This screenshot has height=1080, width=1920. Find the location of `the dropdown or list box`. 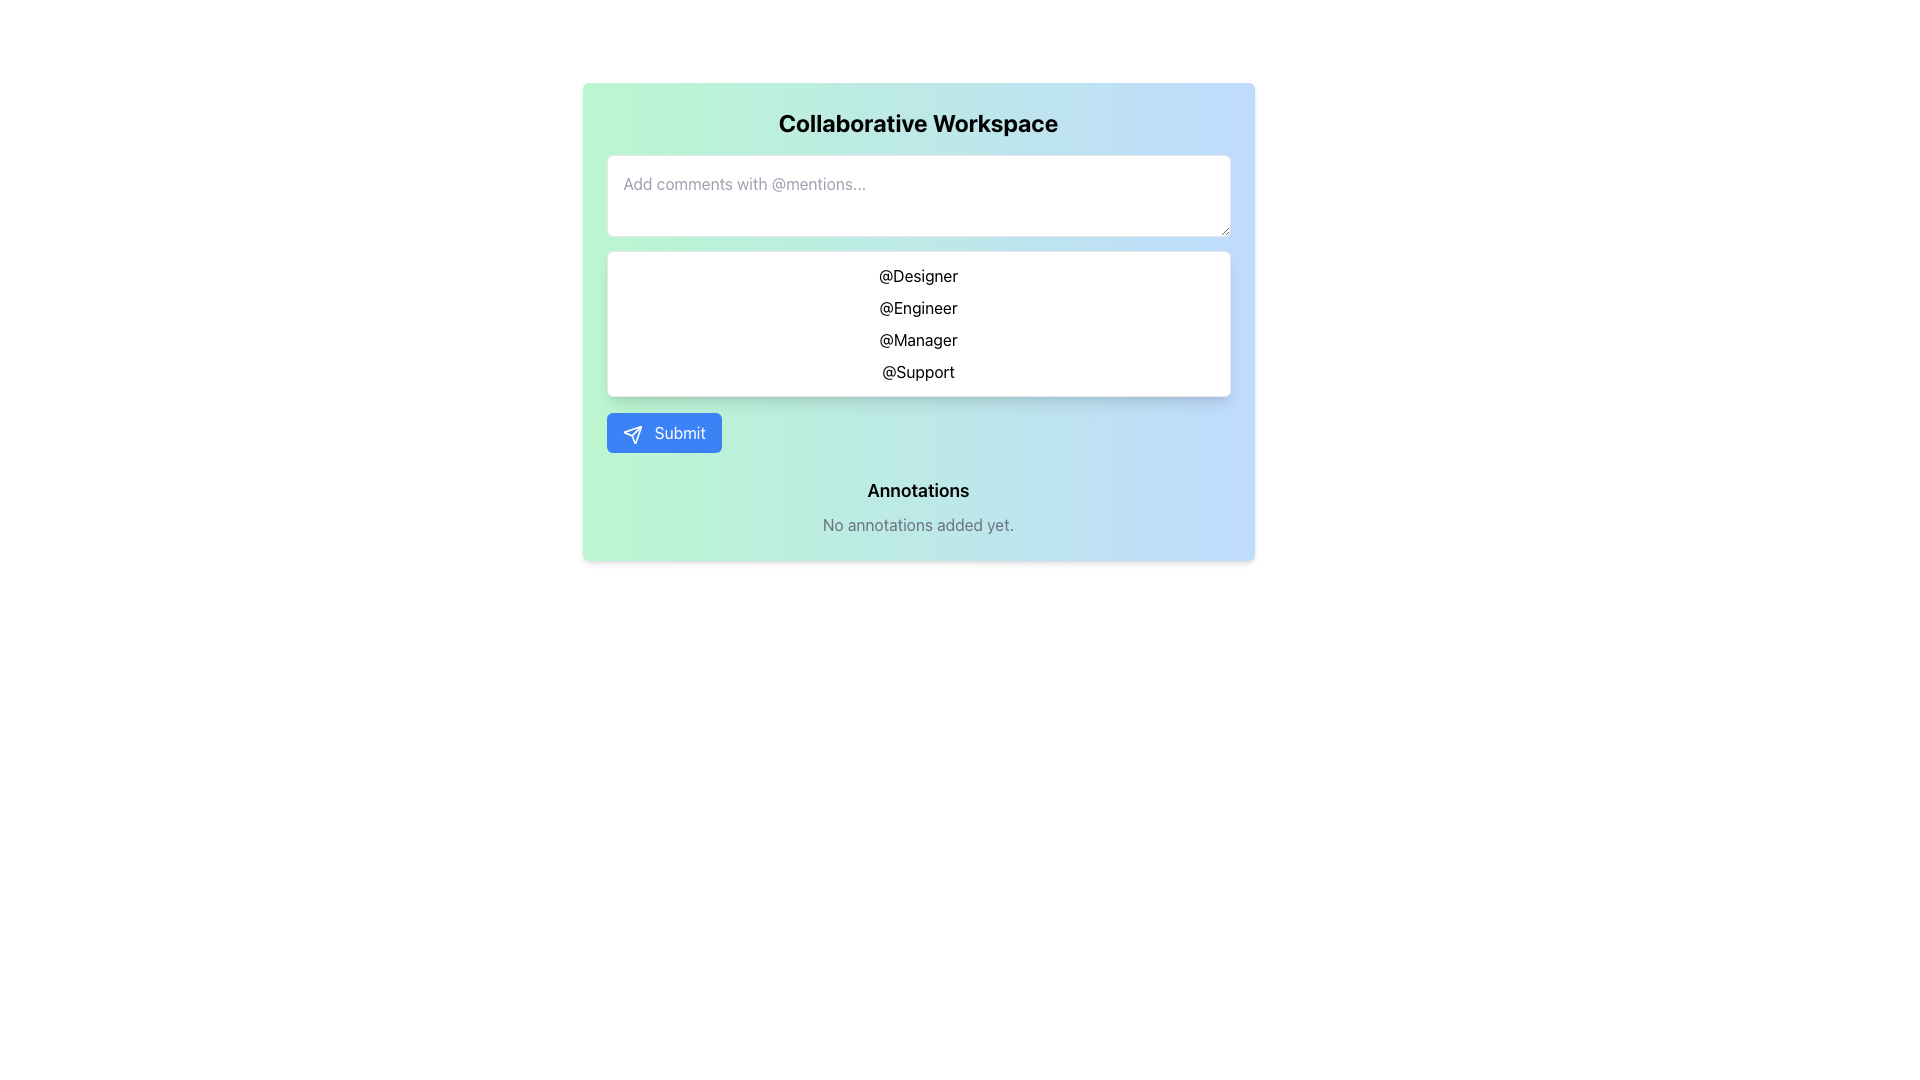

the dropdown or list box is located at coordinates (917, 320).